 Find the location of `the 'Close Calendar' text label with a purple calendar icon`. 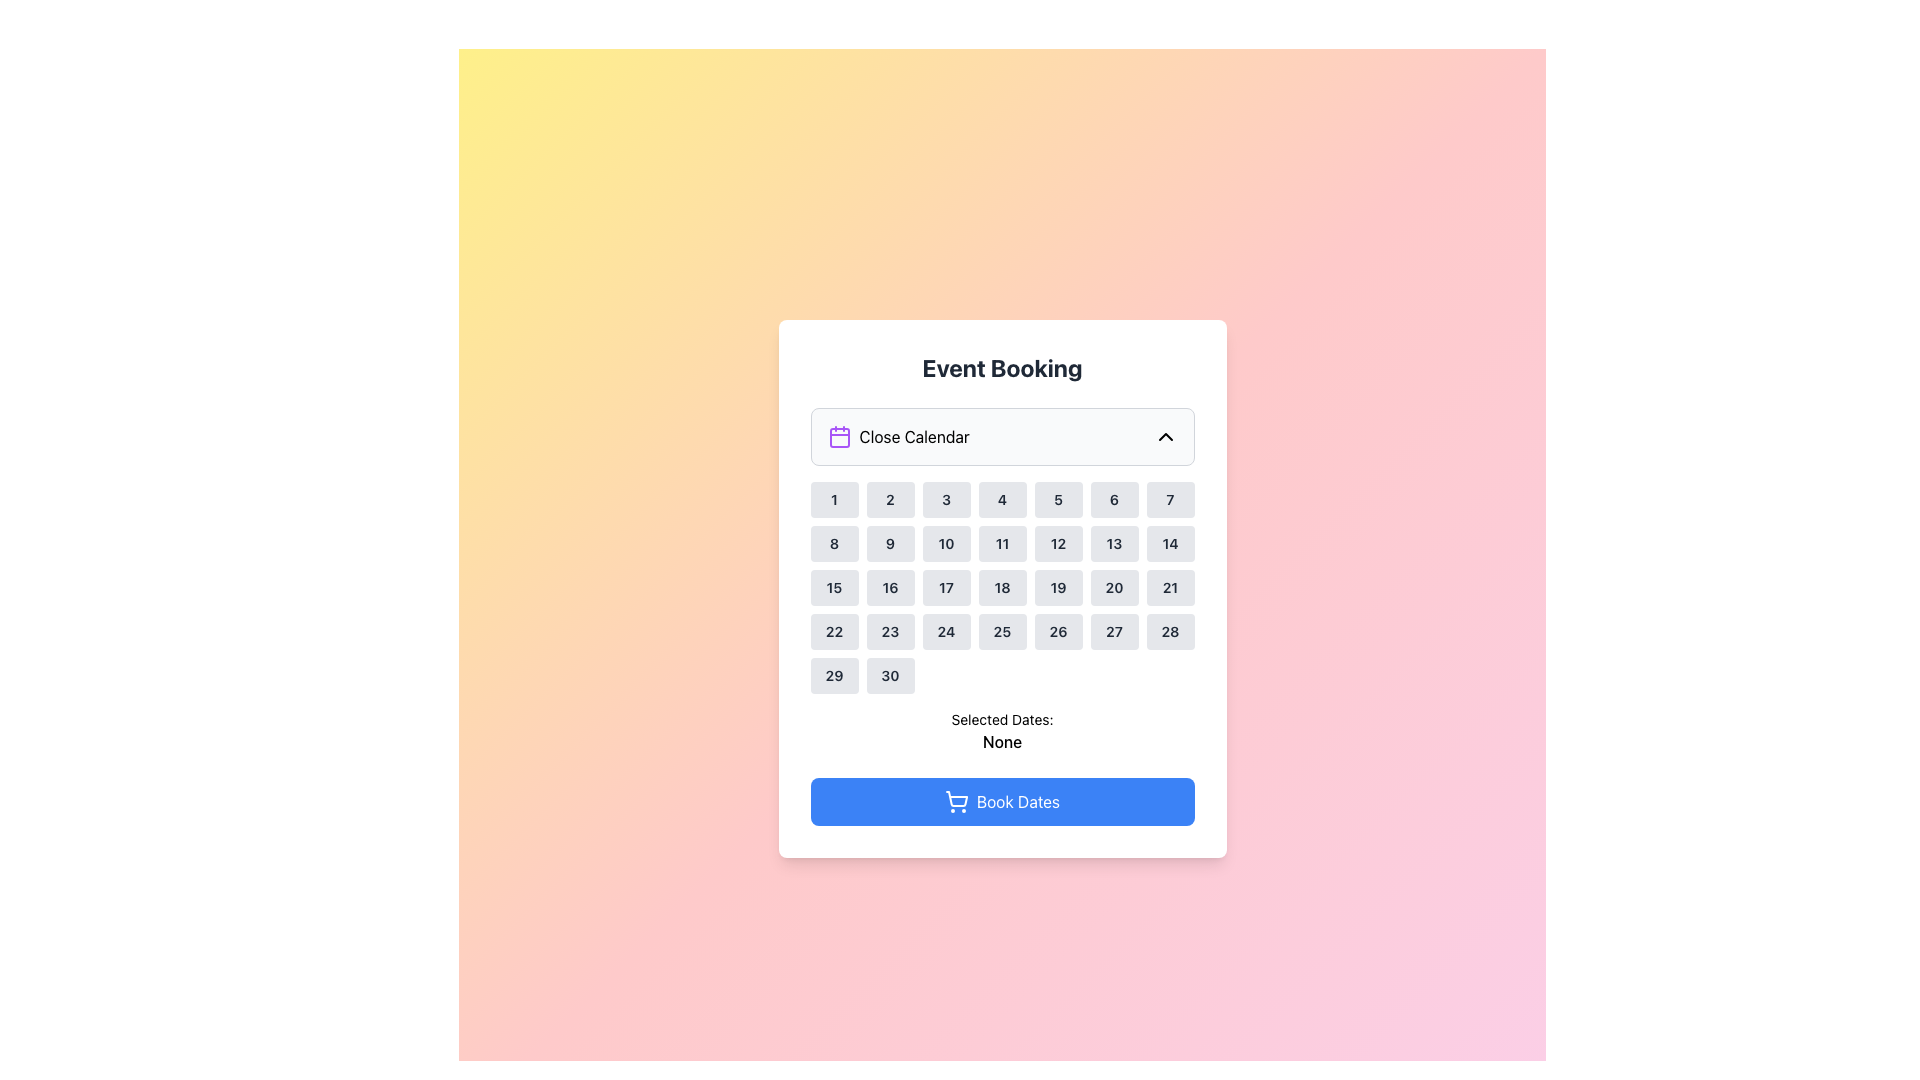

the 'Close Calendar' text label with a purple calendar icon is located at coordinates (897, 435).